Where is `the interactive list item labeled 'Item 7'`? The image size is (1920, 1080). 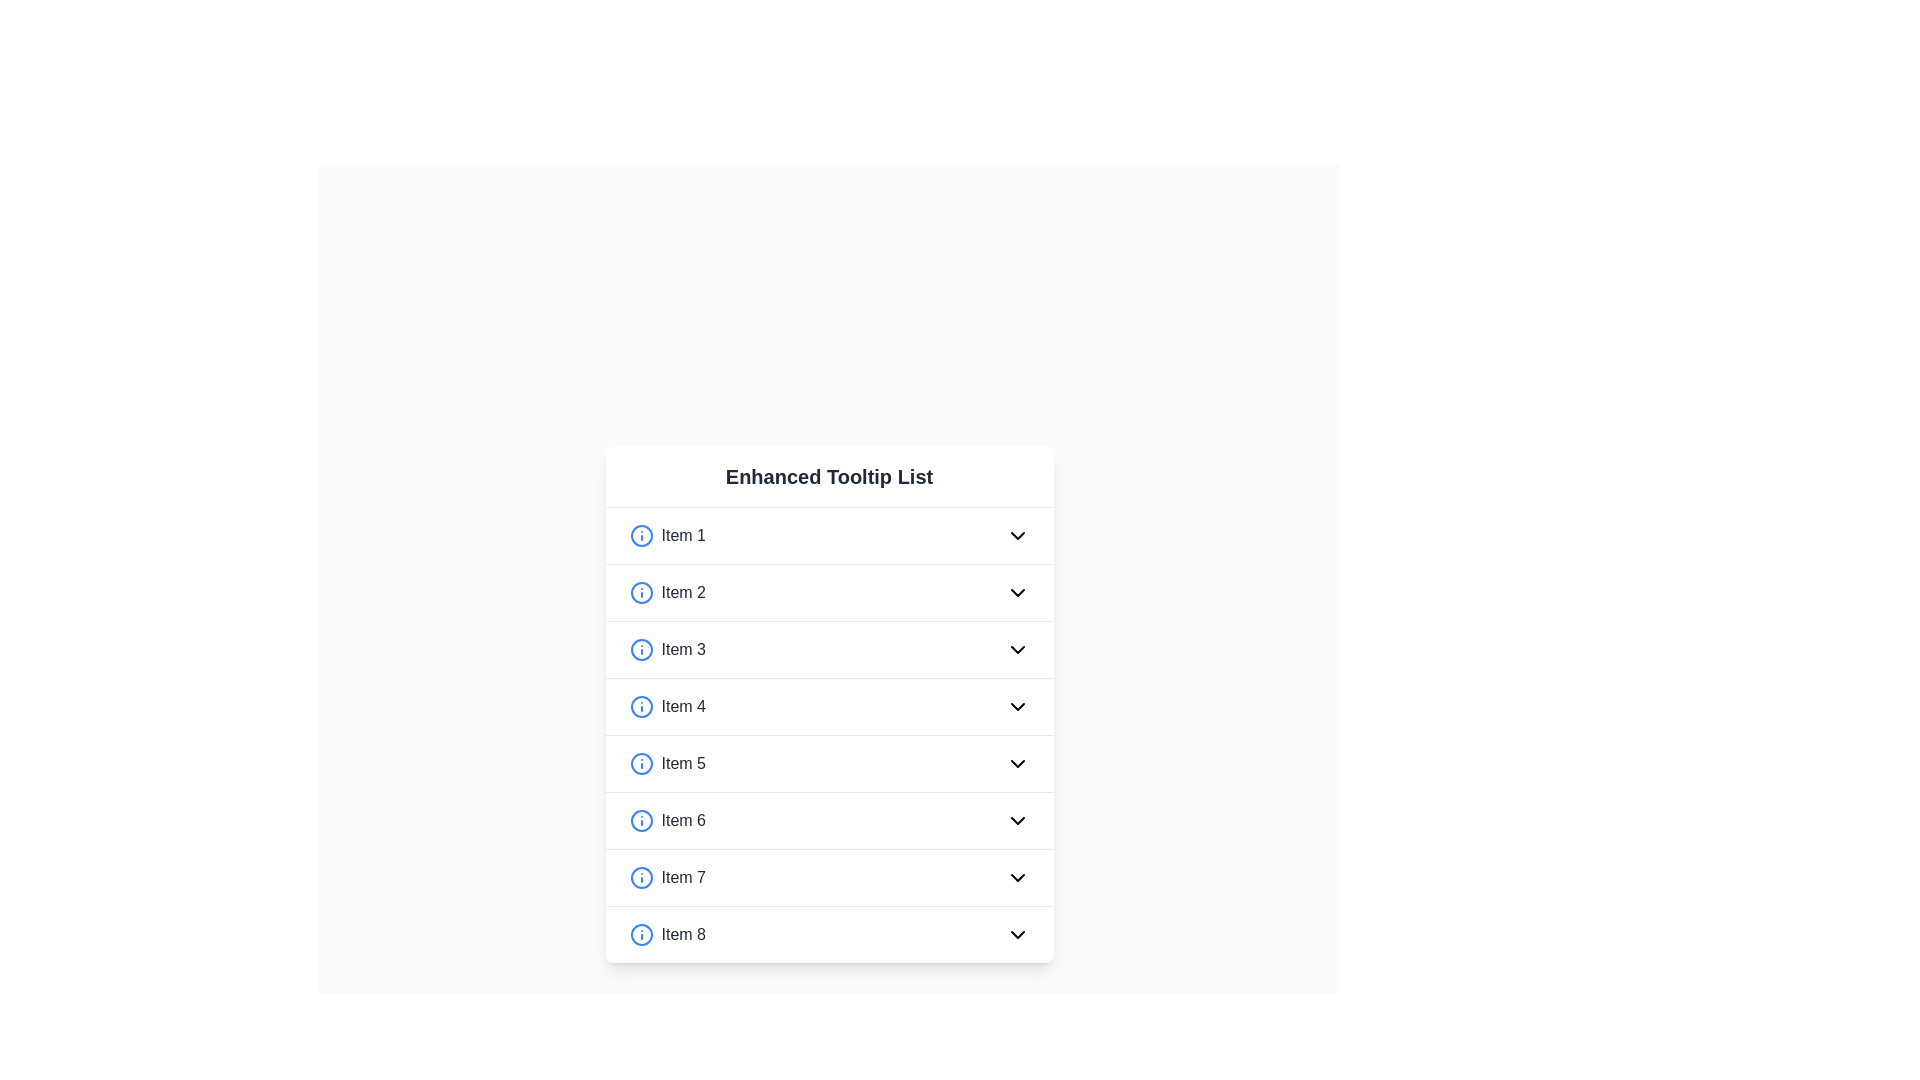
the interactive list item labeled 'Item 7' is located at coordinates (829, 877).